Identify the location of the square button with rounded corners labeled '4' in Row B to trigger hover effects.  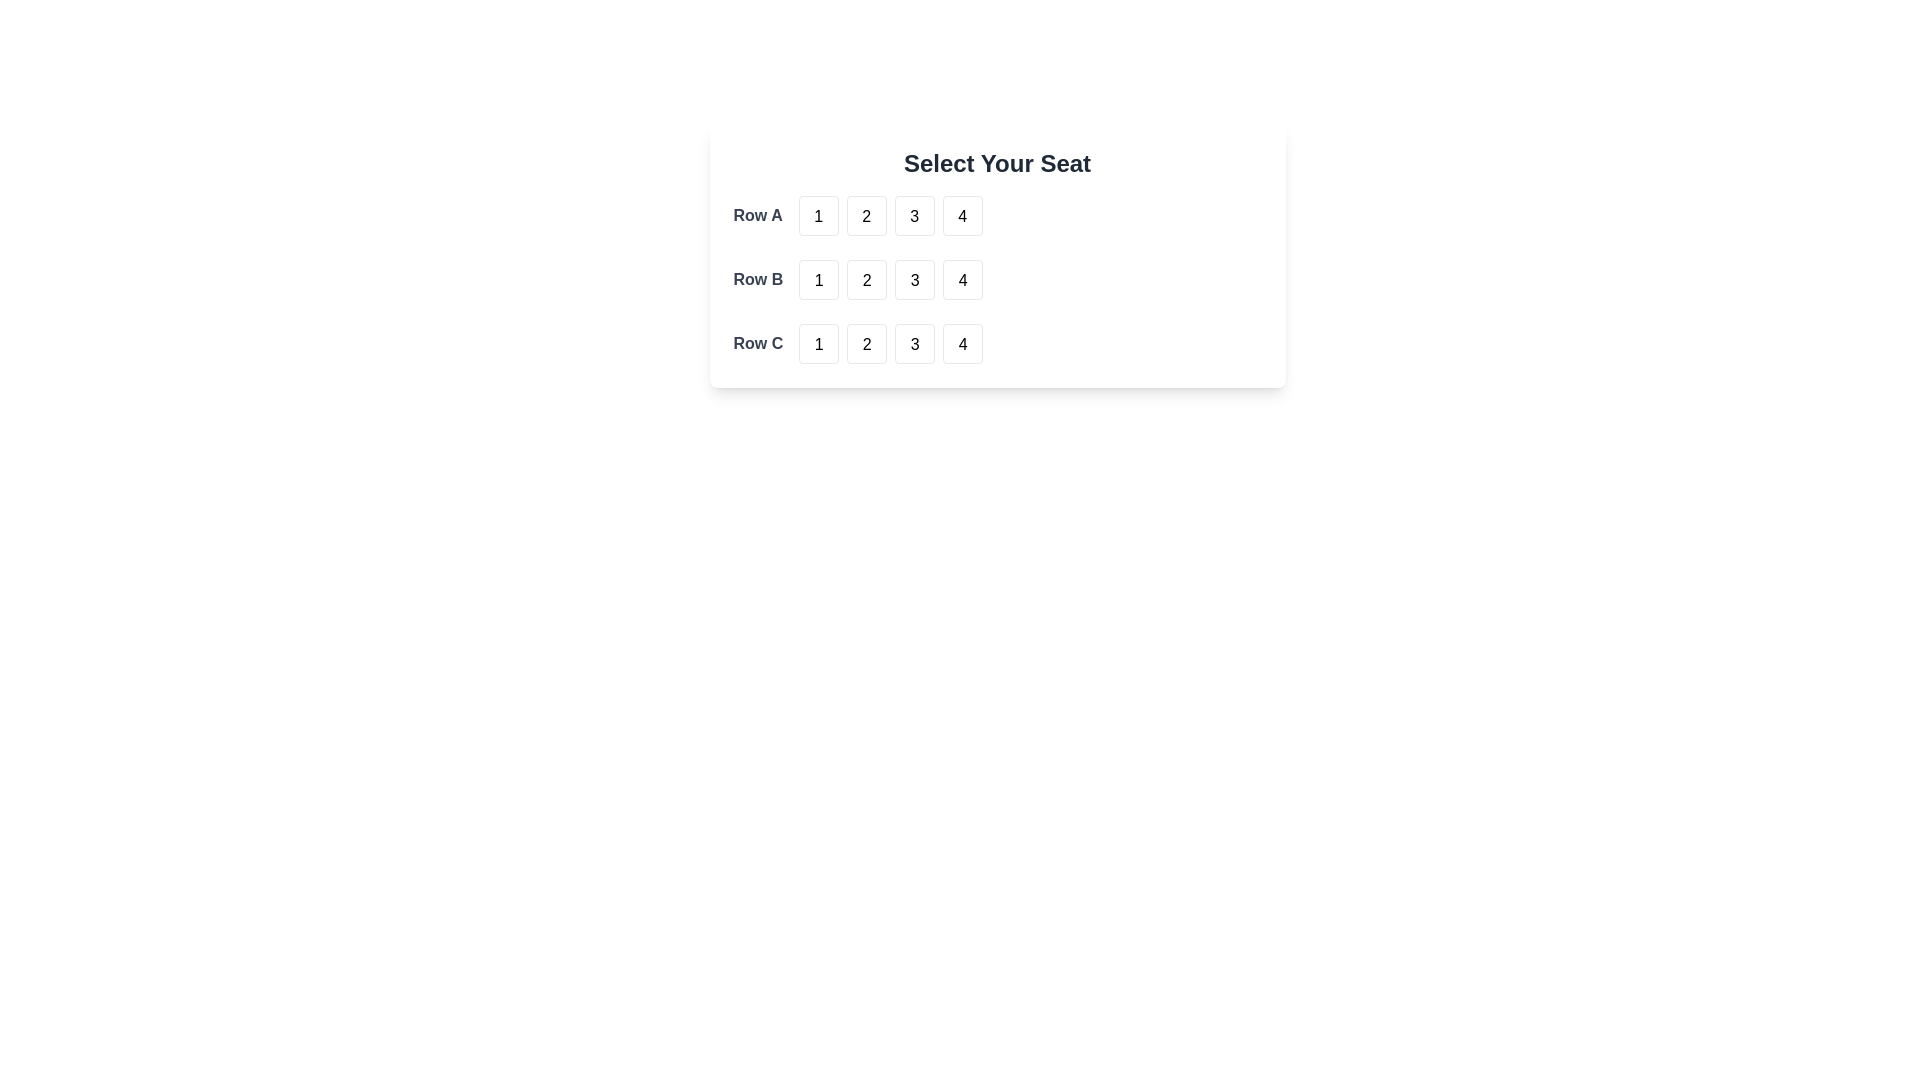
(963, 280).